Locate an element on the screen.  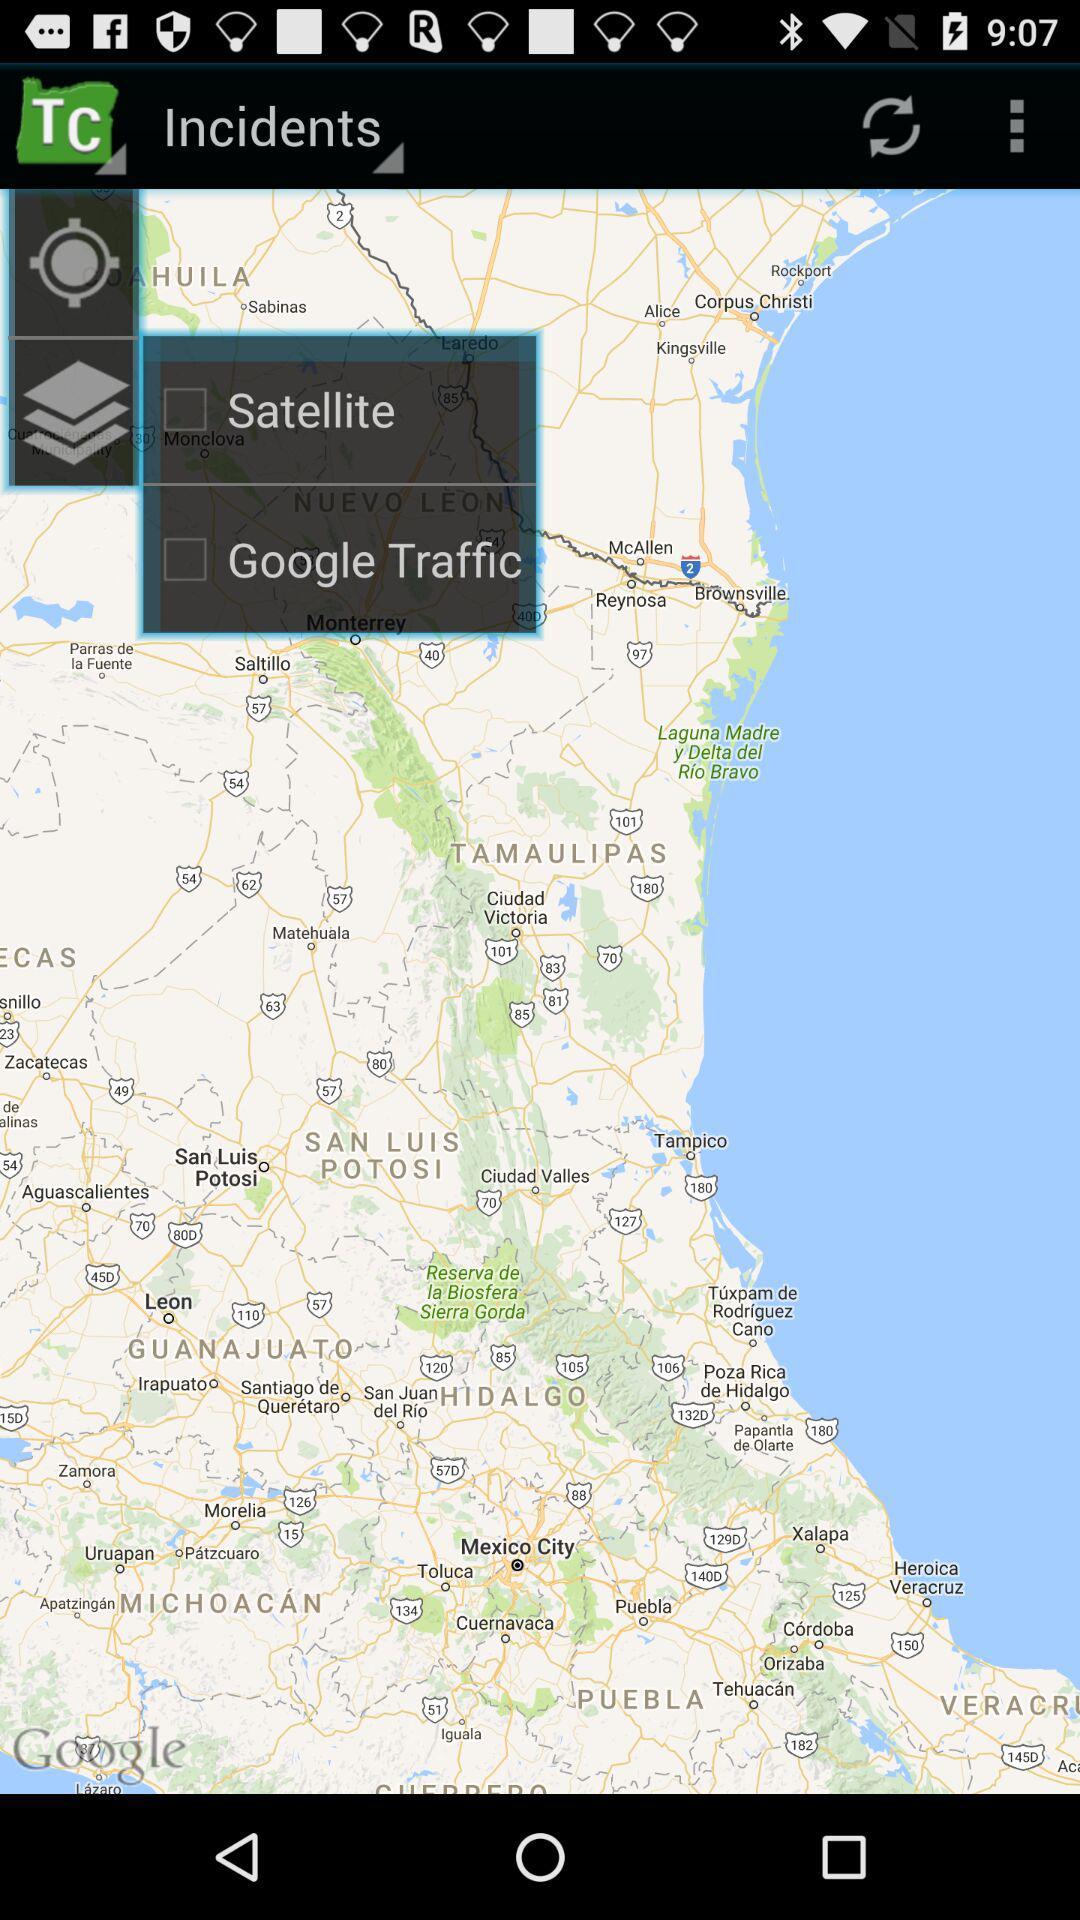
the icon to the left of satellite is located at coordinates (72, 412).